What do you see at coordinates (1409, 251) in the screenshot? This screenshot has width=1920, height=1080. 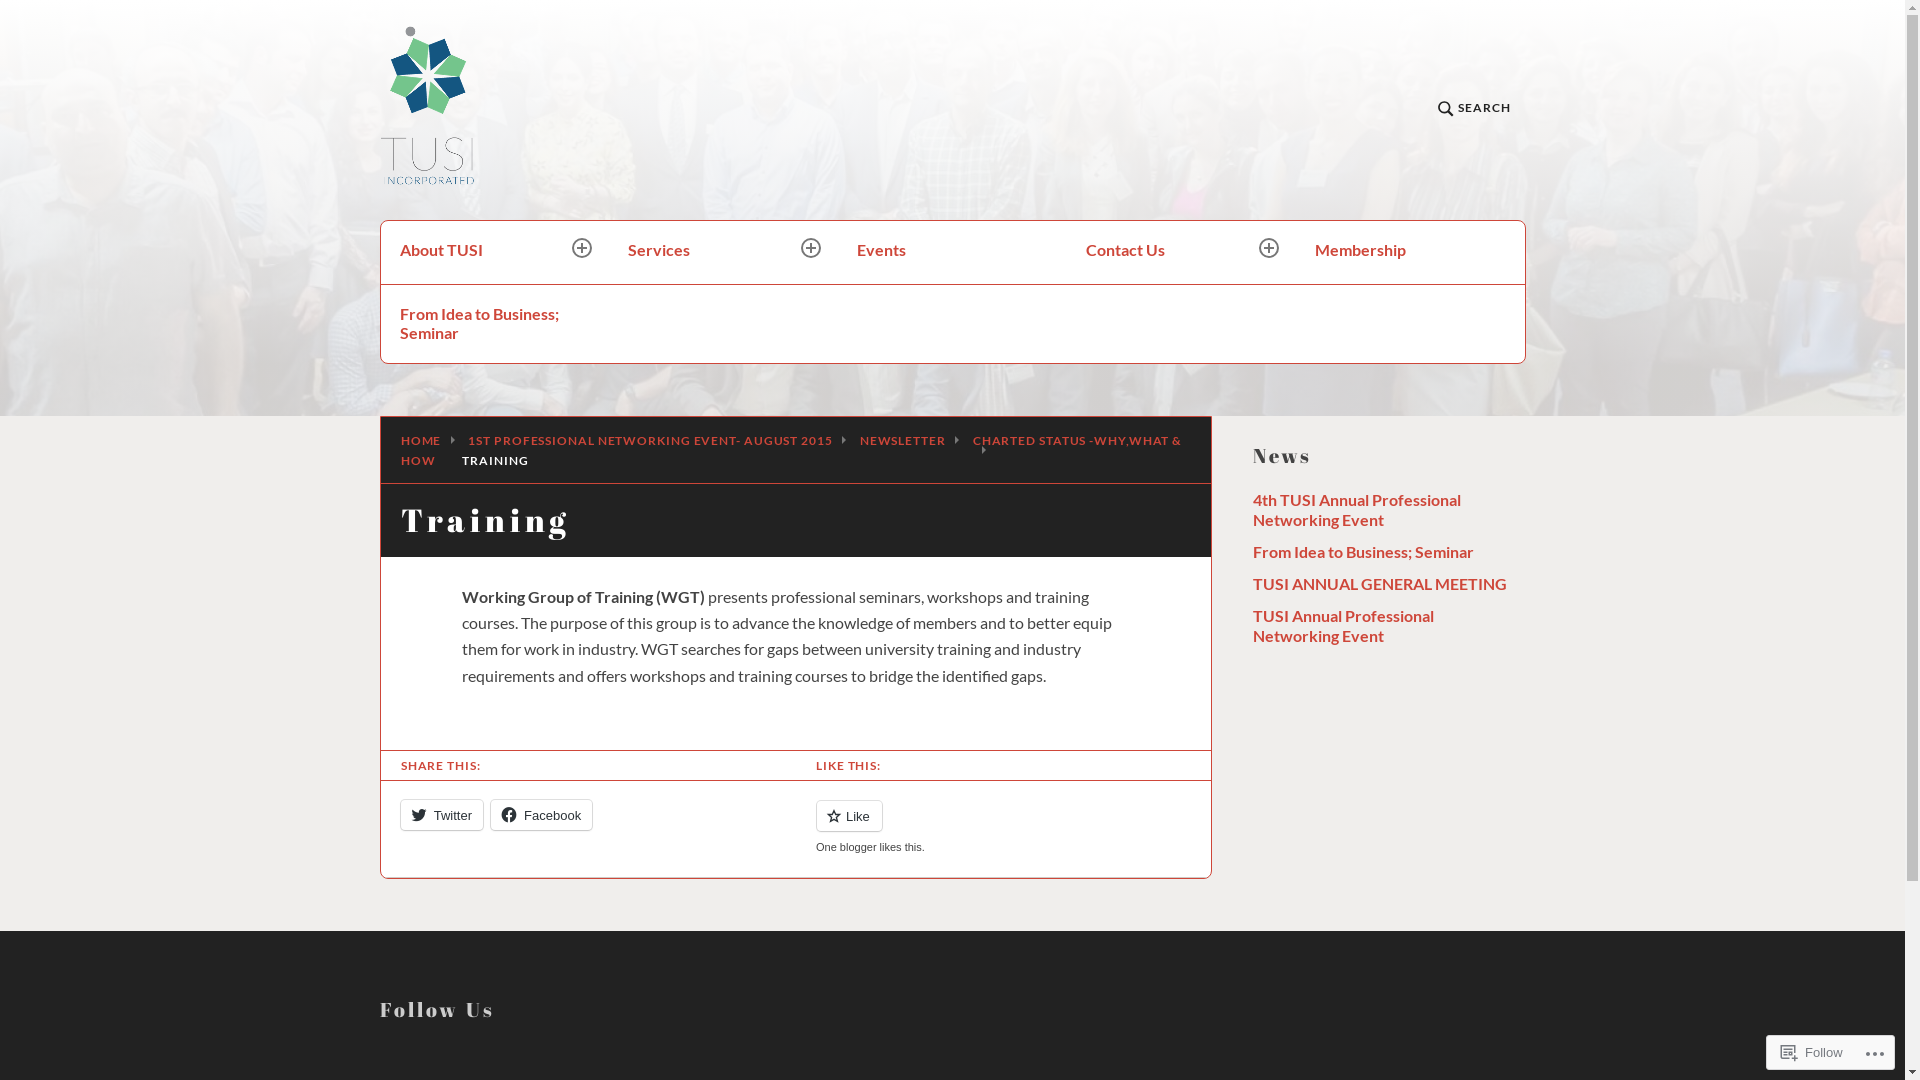 I see `'Membership'` at bounding box center [1409, 251].